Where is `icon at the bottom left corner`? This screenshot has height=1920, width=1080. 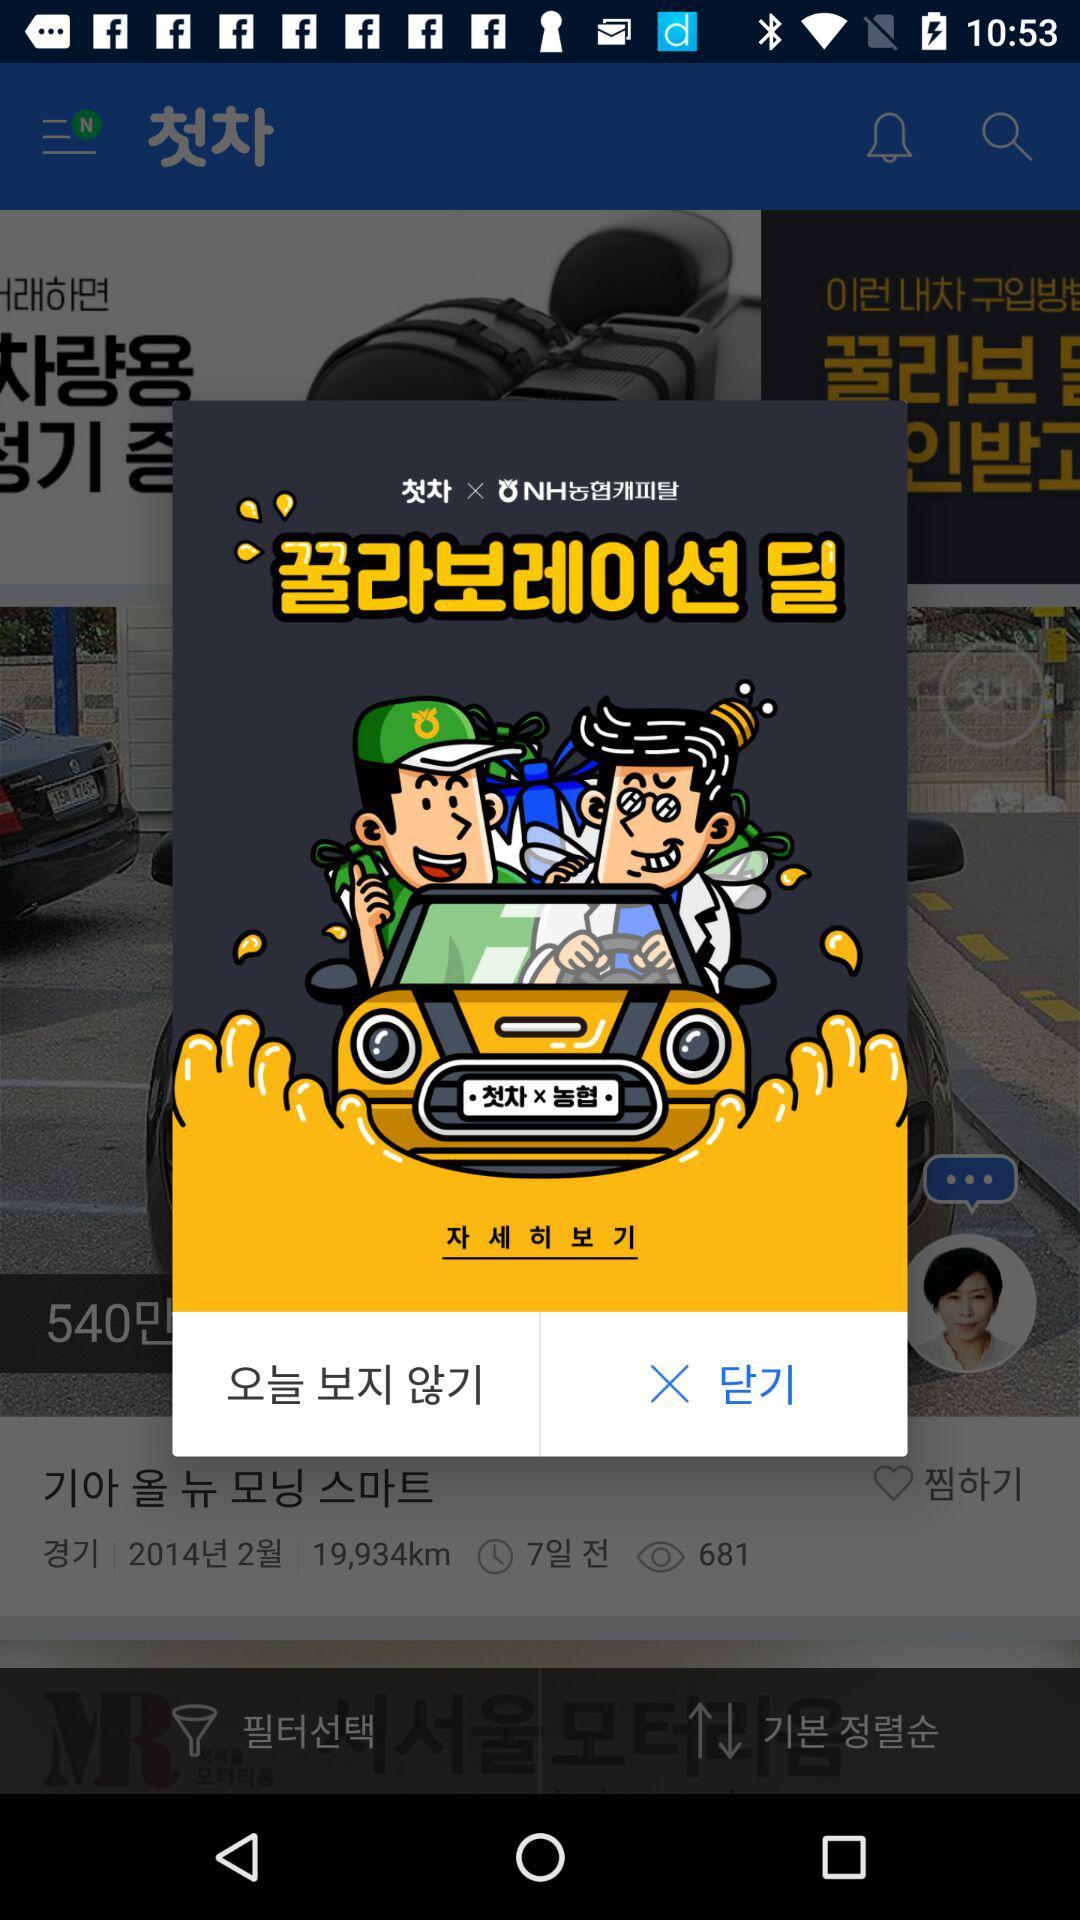
icon at the bottom left corner is located at coordinates (354, 1383).